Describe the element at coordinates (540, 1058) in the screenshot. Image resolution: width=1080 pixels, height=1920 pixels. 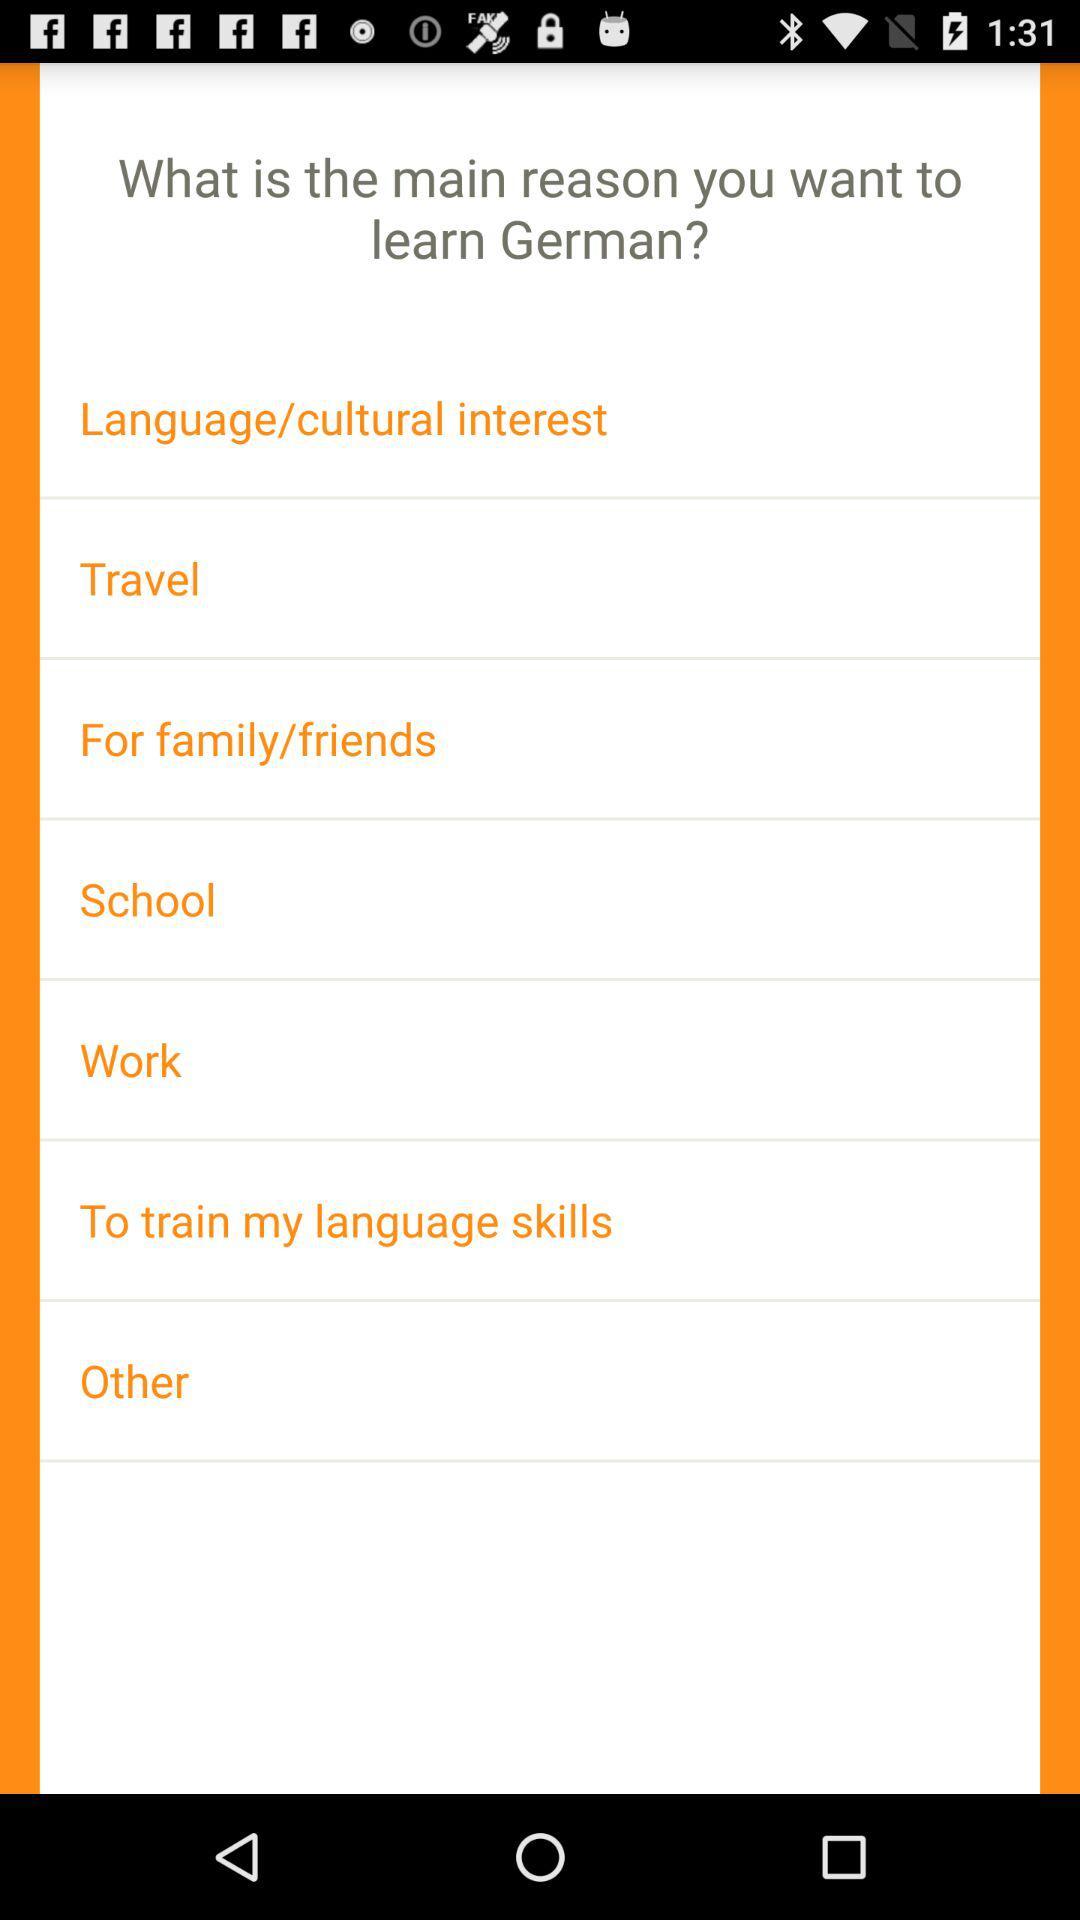
I see `the work icon` at that location.